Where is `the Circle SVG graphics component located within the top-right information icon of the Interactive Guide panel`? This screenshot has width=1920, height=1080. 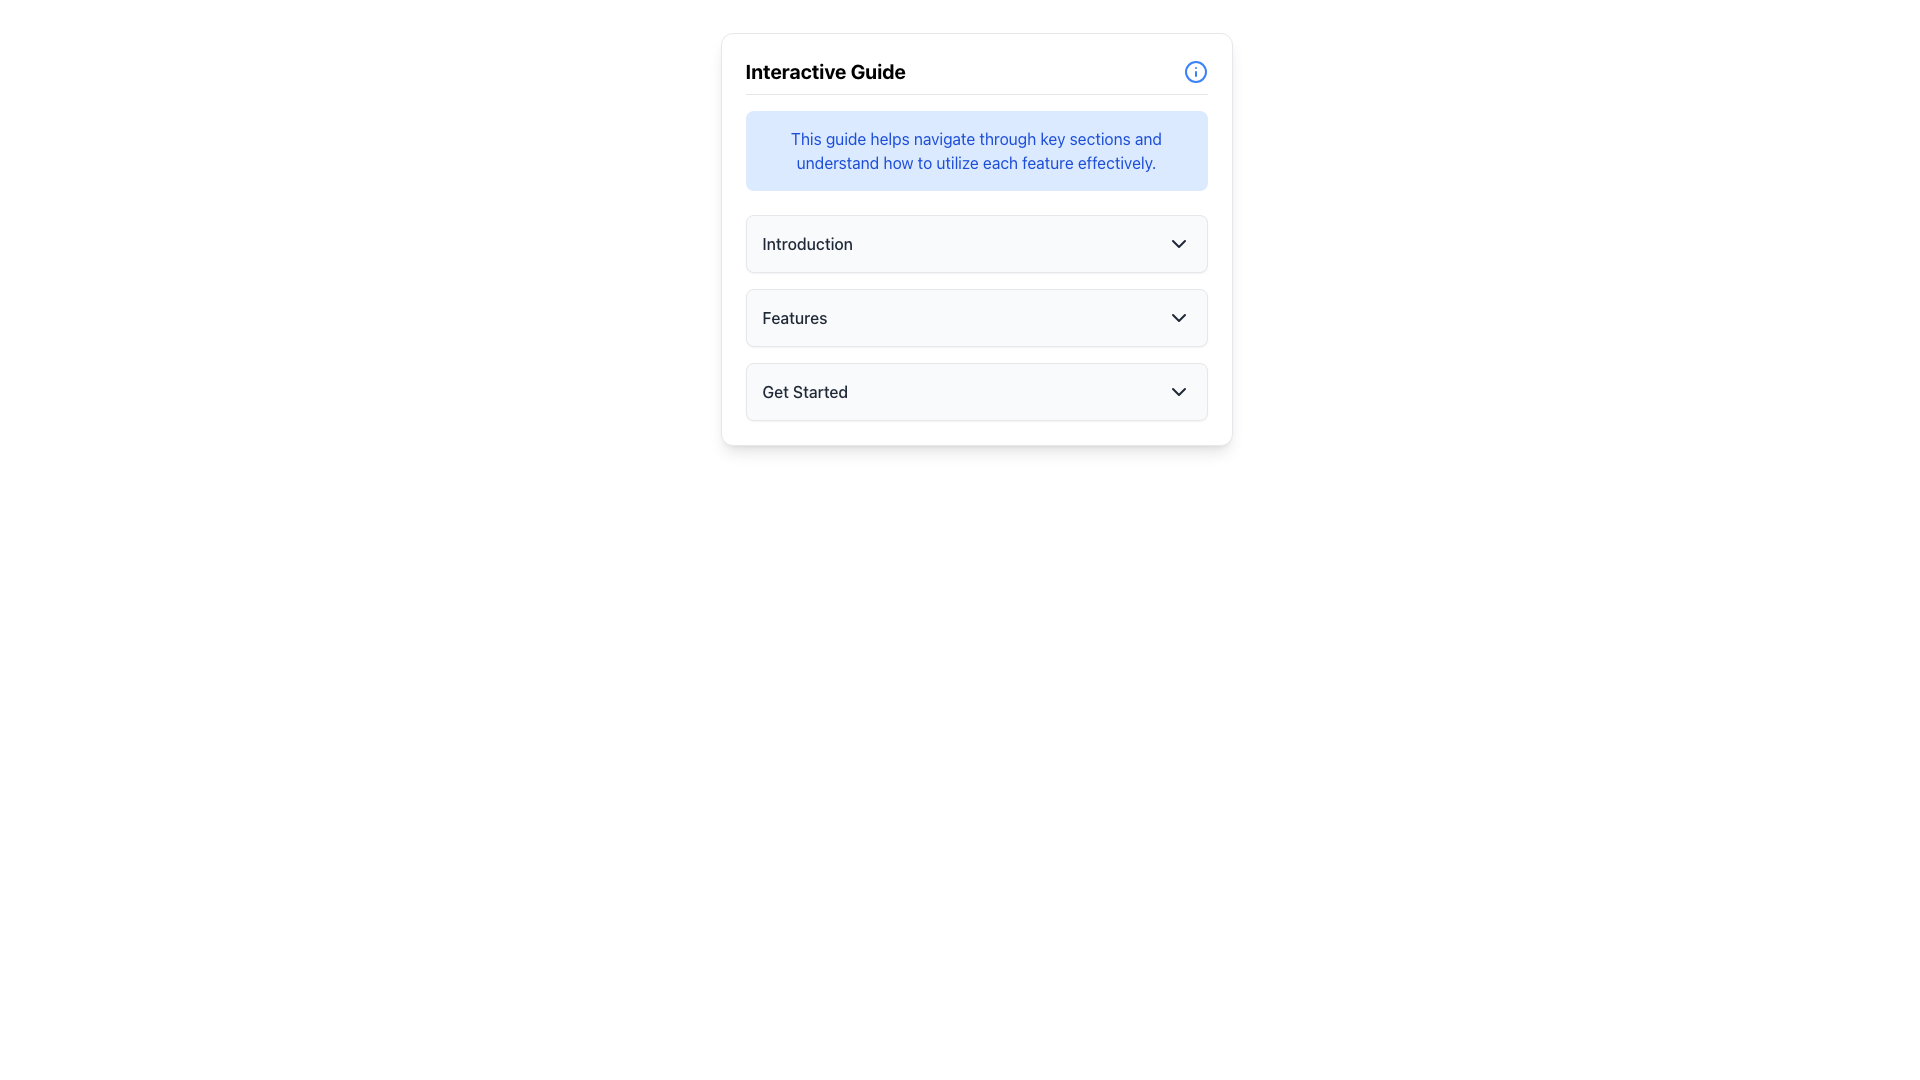 the Circle SVG graphics component located within the top-right information icon of the Interactive Guide panel is located at coordinates (1195, 71).